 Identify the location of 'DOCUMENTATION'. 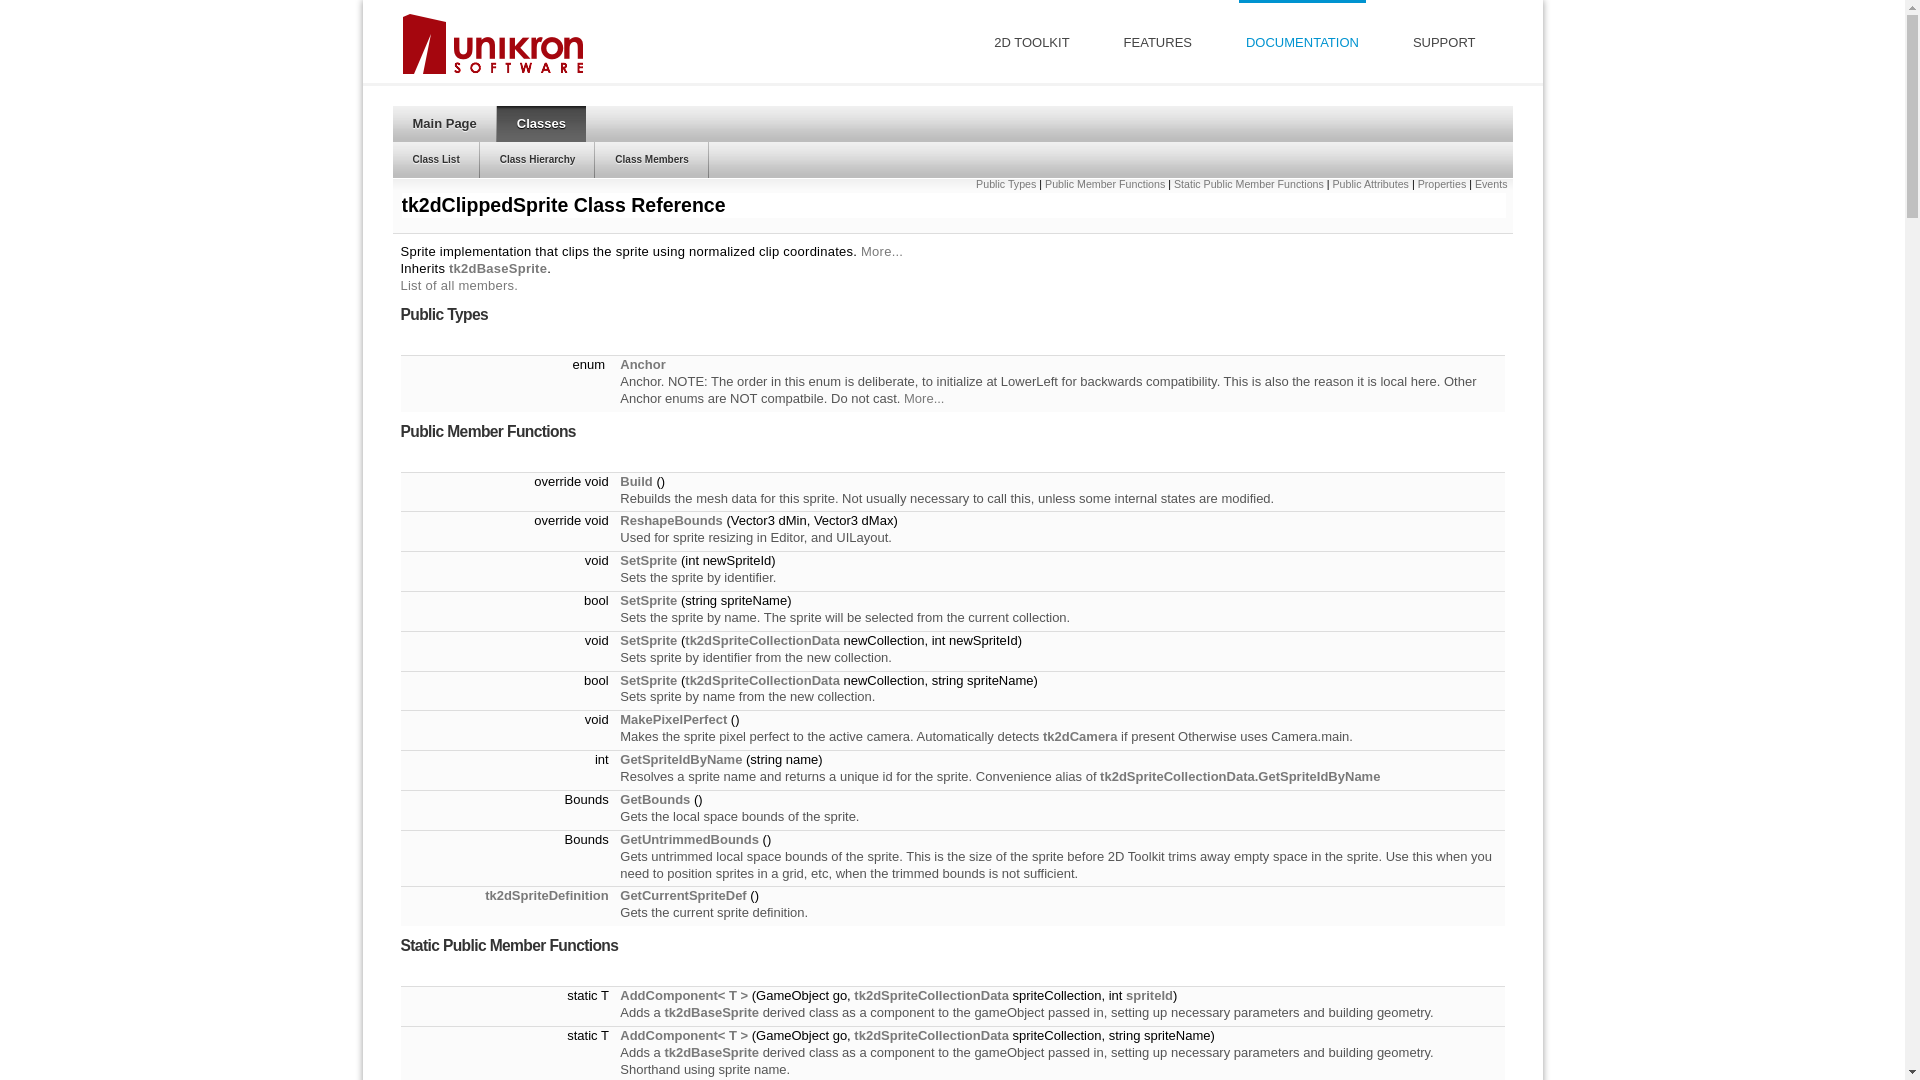
(1302, 41).